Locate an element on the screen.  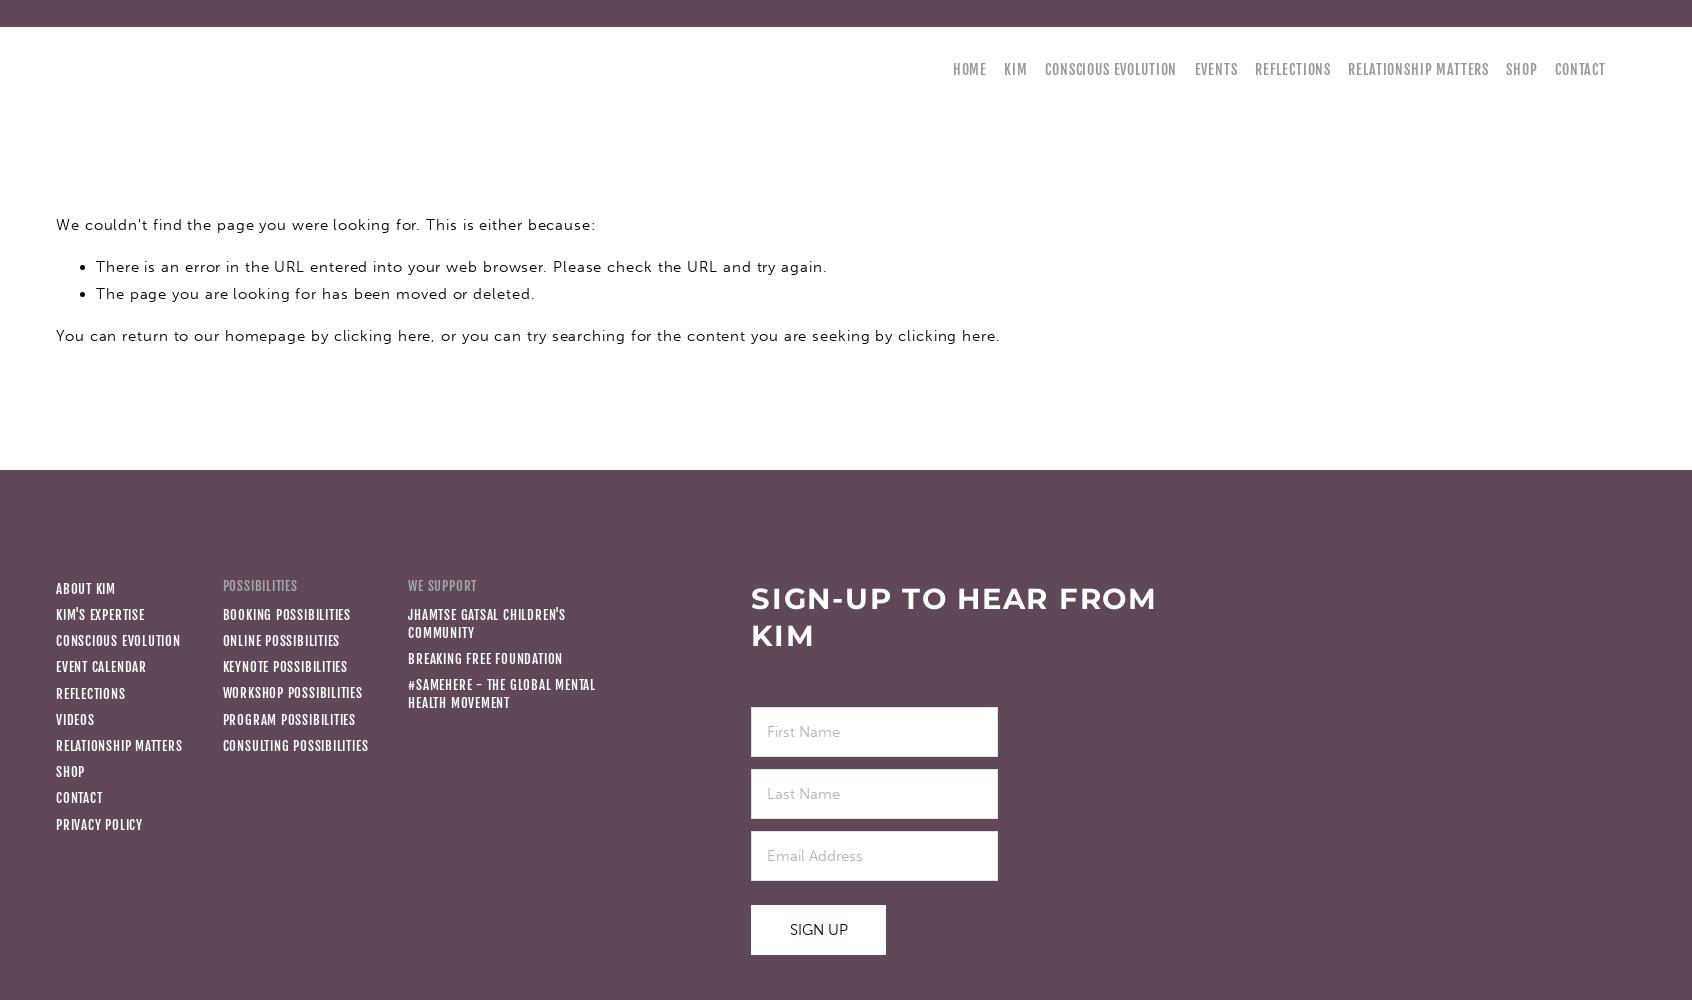
'Consulting Possibilities' is located at coordinates (221, 744).